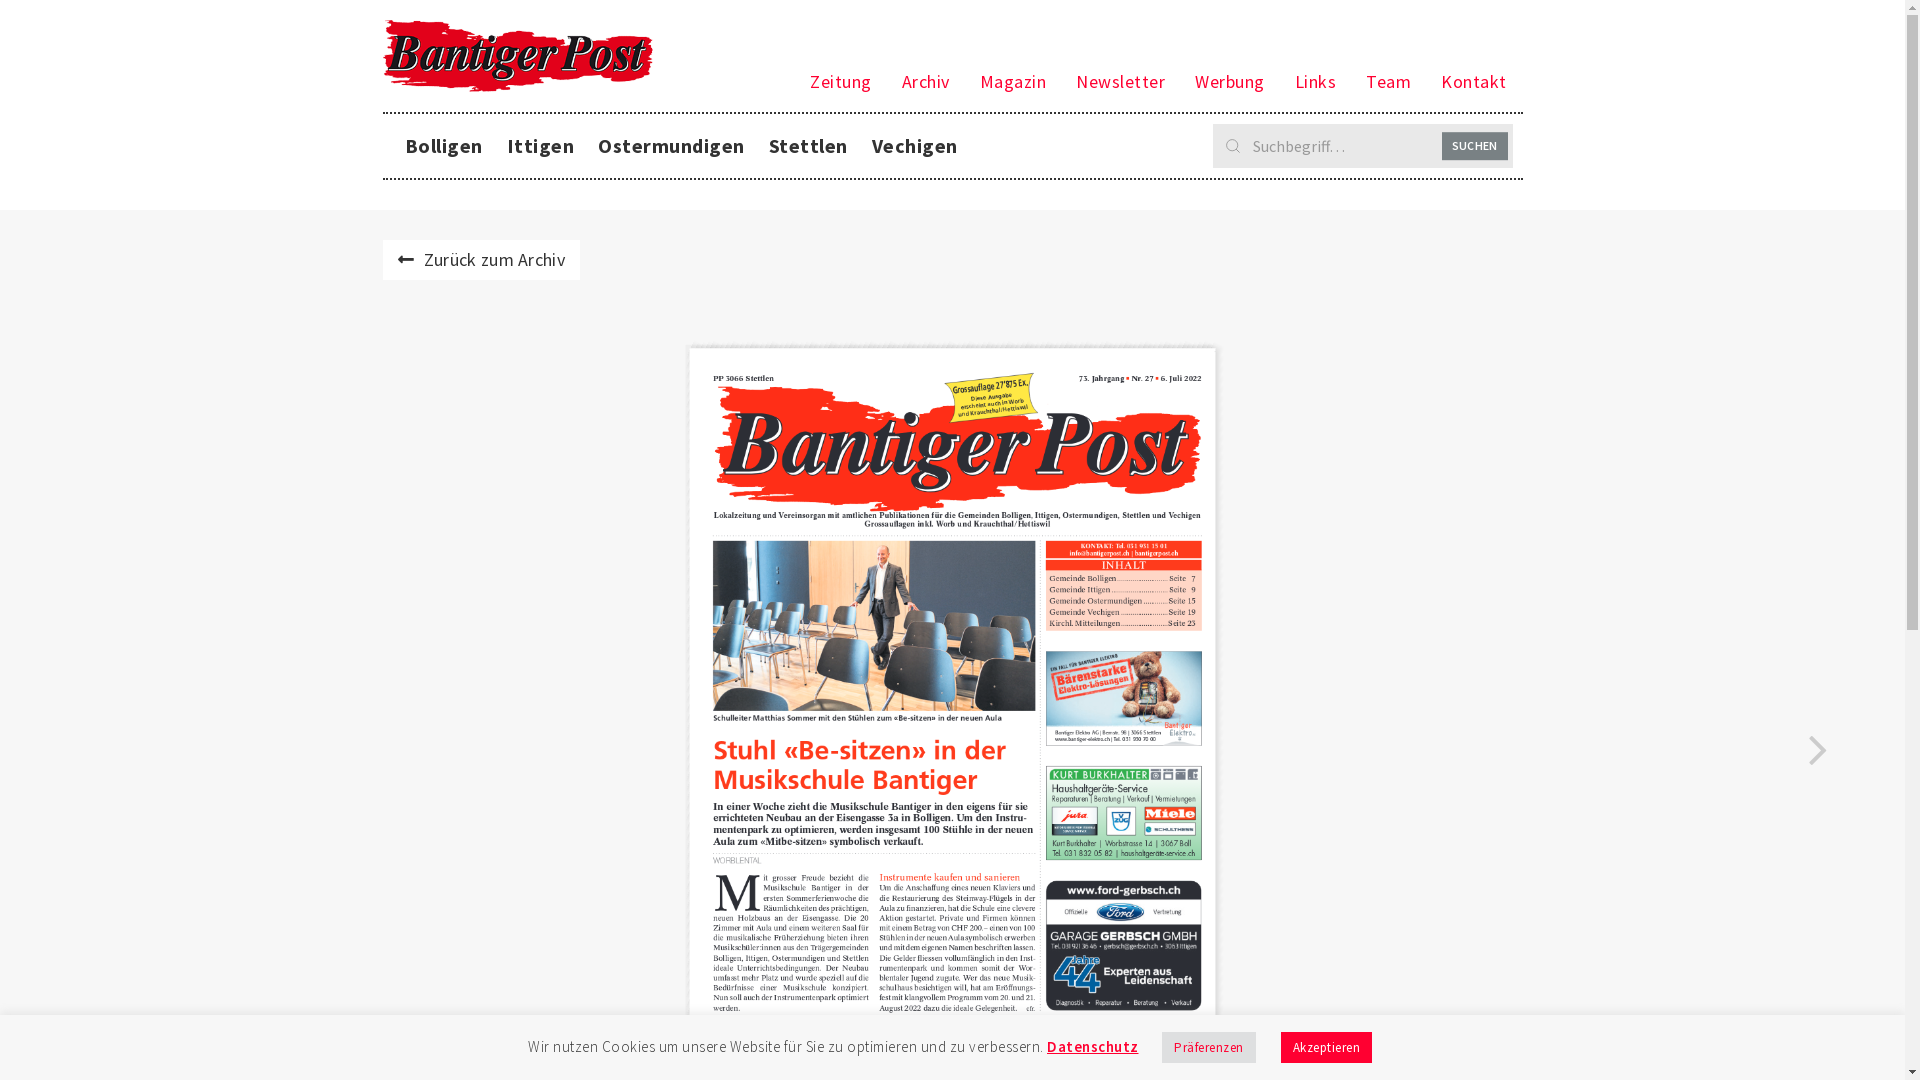  I want to click on 'Magazin', so click(964, 80).